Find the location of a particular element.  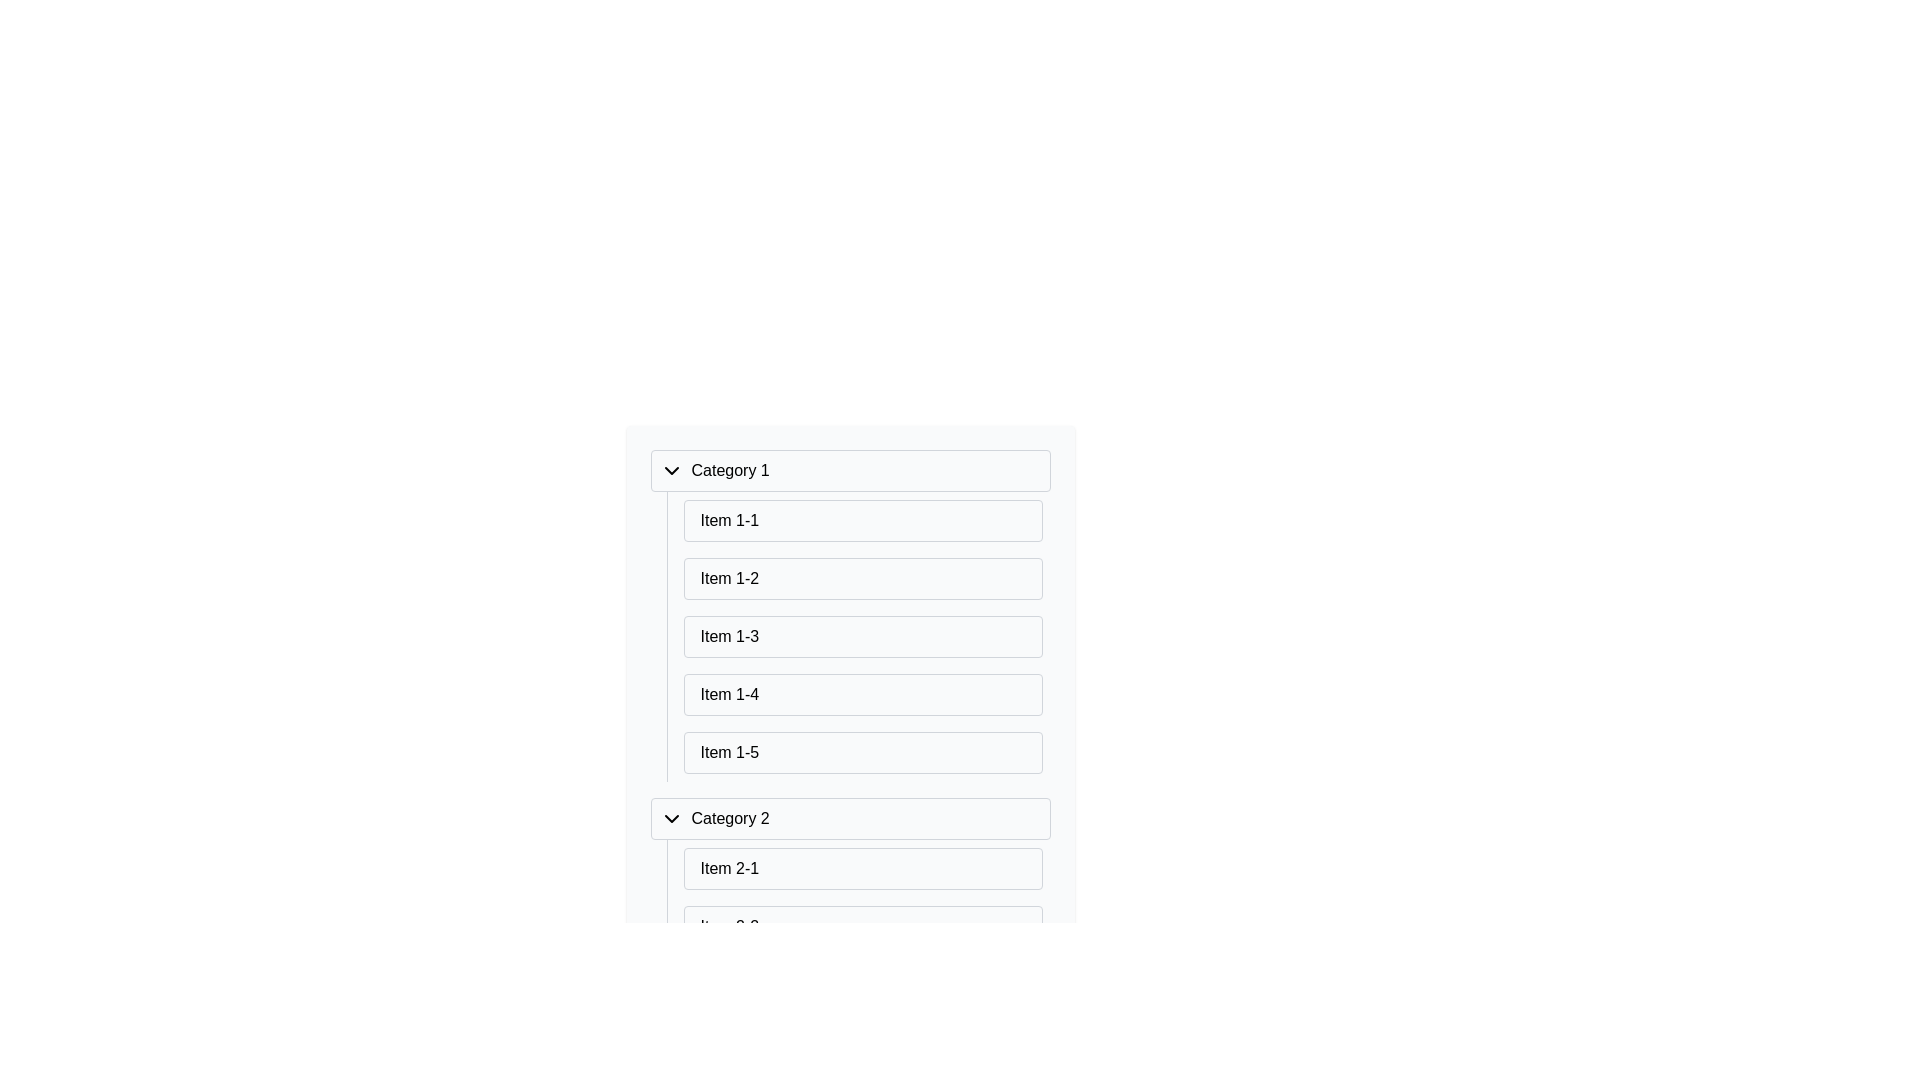

the first Button-like list item located under the 'Category 2' section is located at coordinates (863, 867).